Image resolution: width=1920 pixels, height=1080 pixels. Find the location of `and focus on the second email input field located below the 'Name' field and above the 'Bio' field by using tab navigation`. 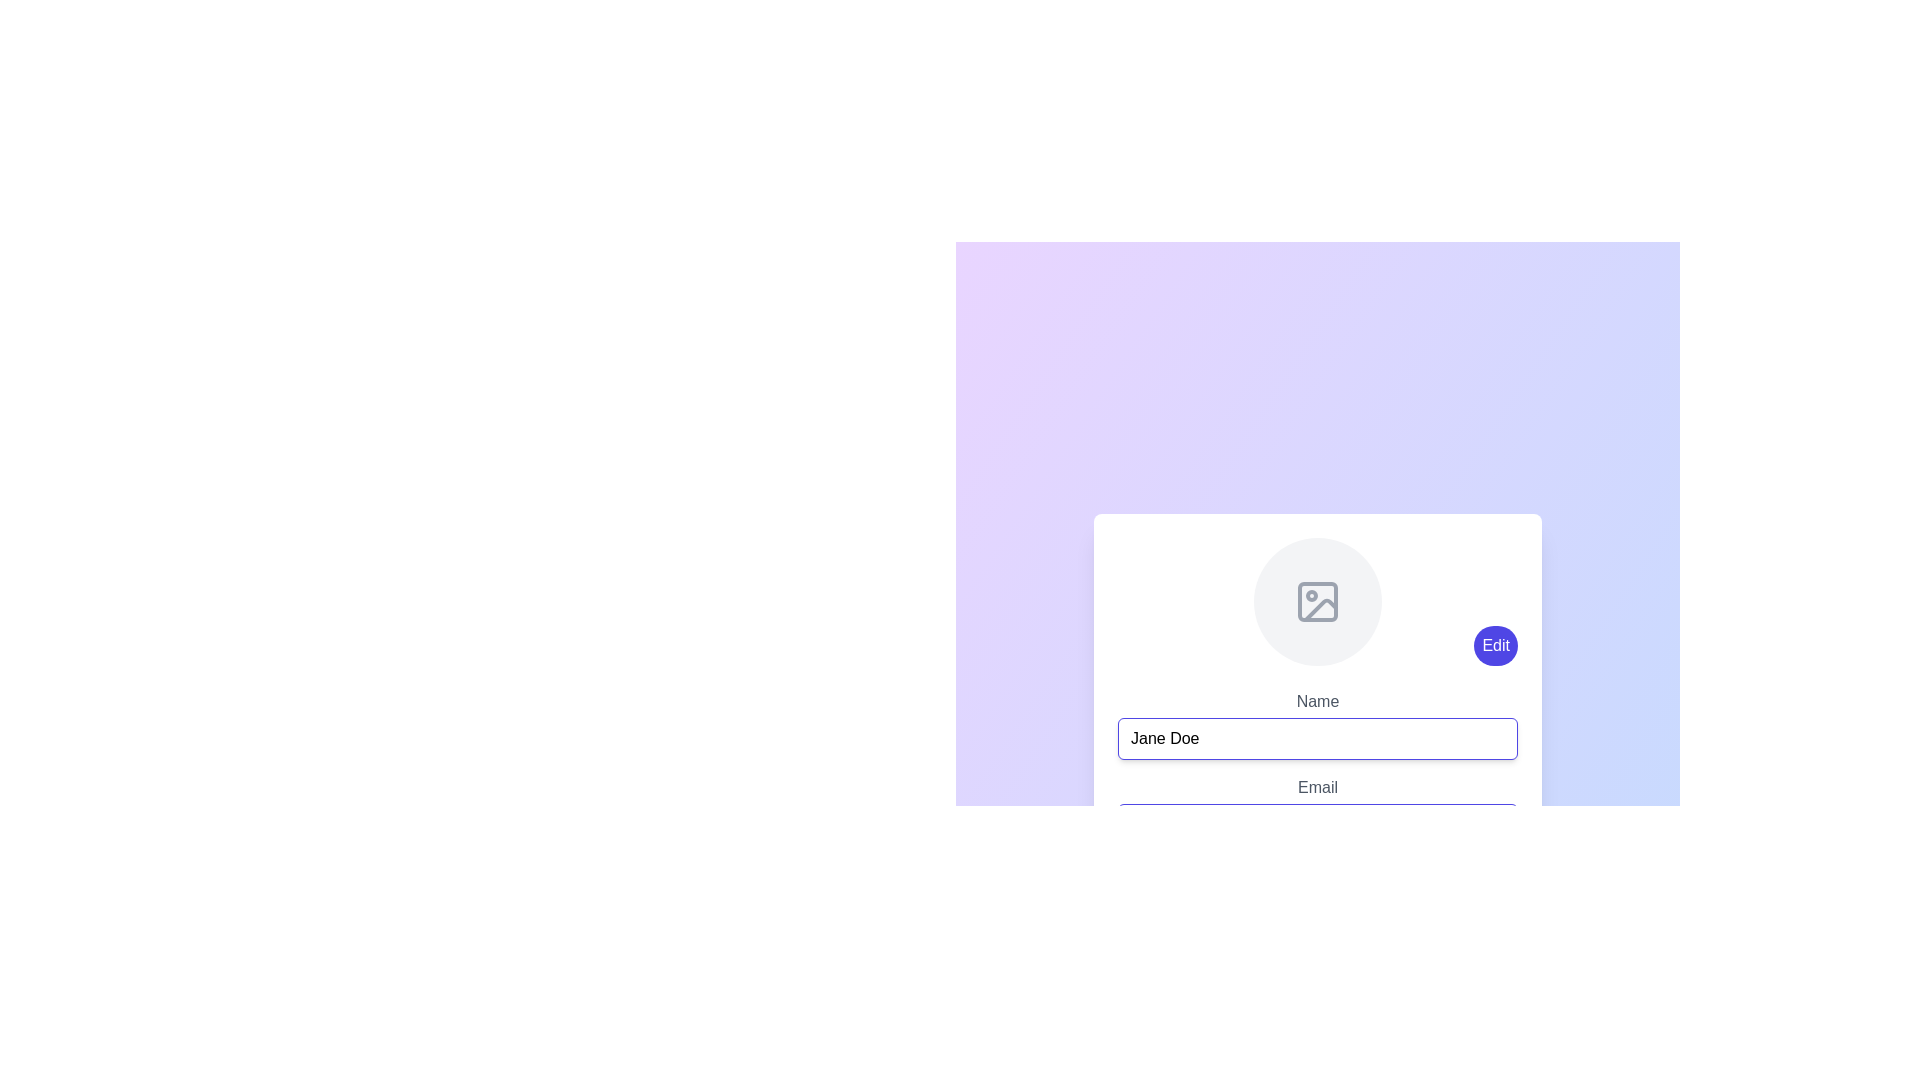

and focus on the second email input field located below the 'Name' field and above the 'Bio' field by using tab navigation is located at coordinates (1318, 810).